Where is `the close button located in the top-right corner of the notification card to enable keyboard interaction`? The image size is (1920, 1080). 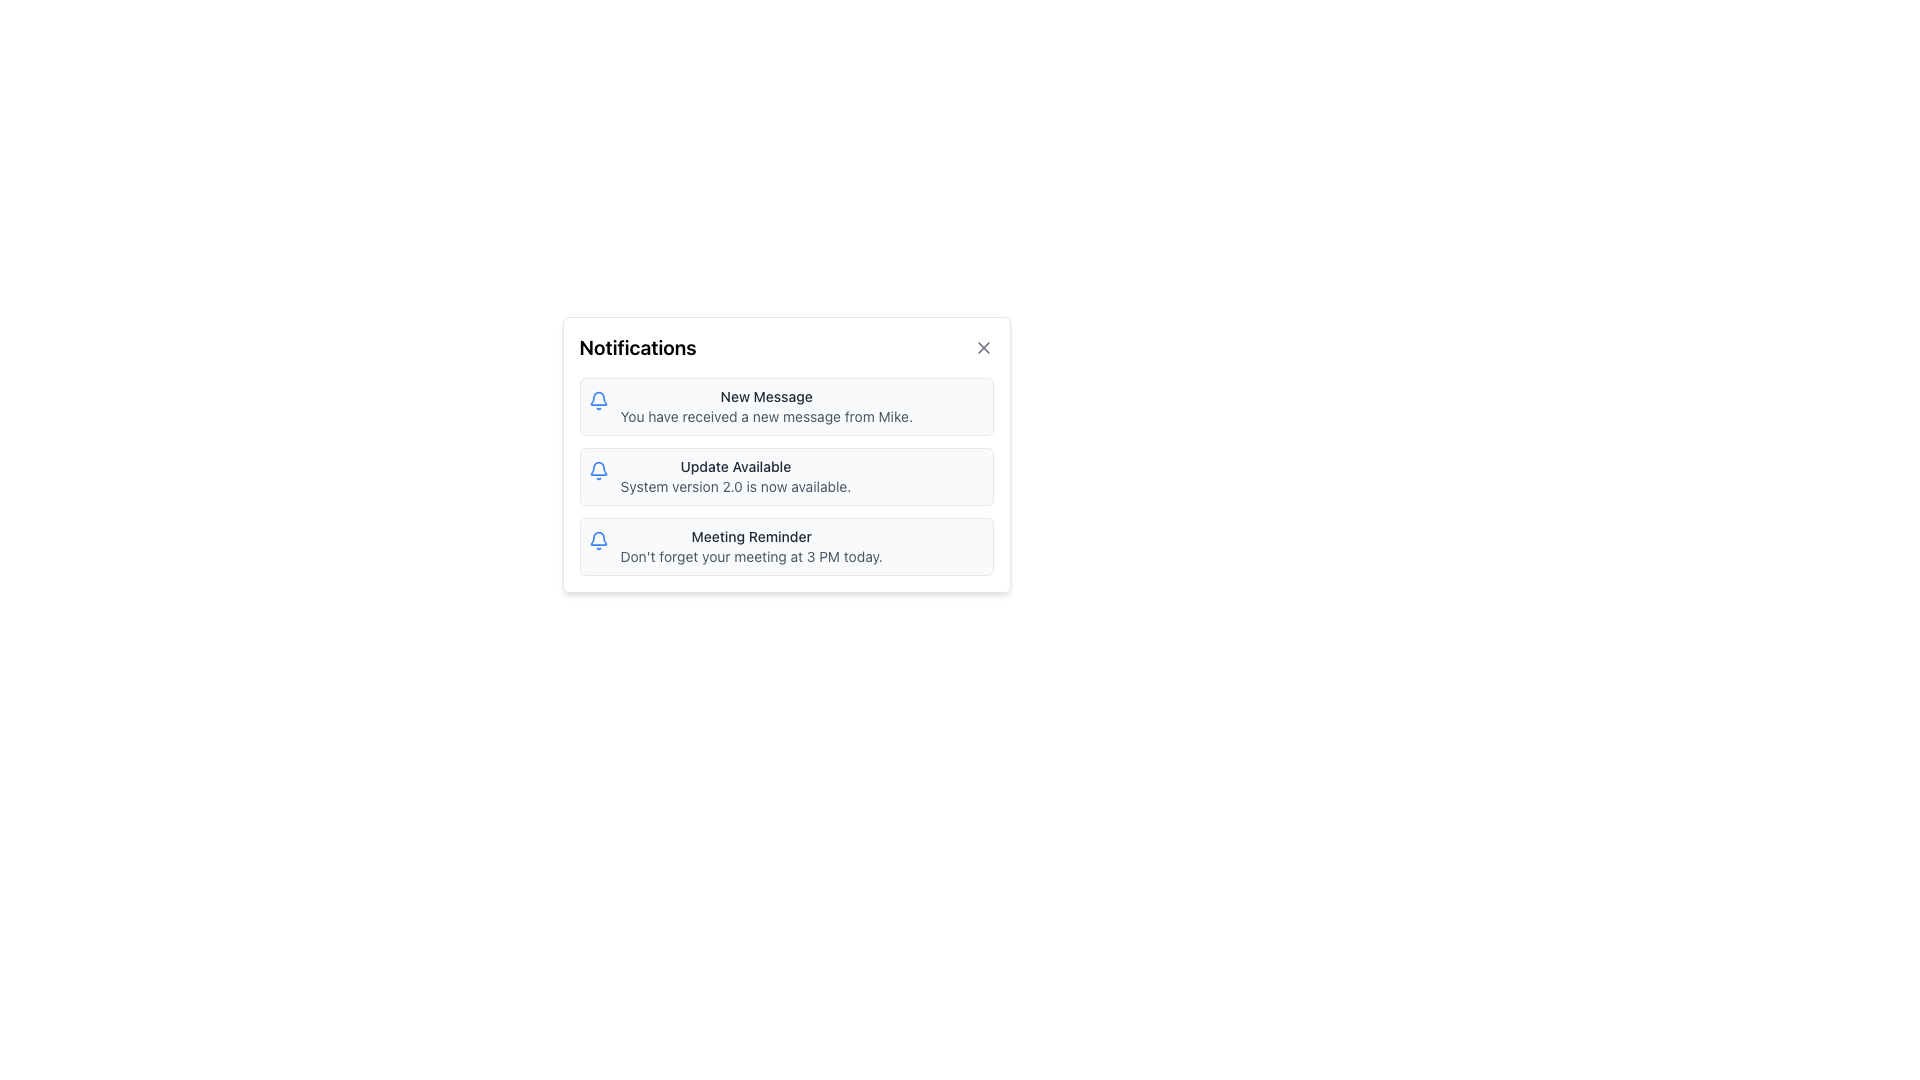 the close button located in the top-right corner of the notification card to enable keyboard interaction is located at coordinates (983, 346).